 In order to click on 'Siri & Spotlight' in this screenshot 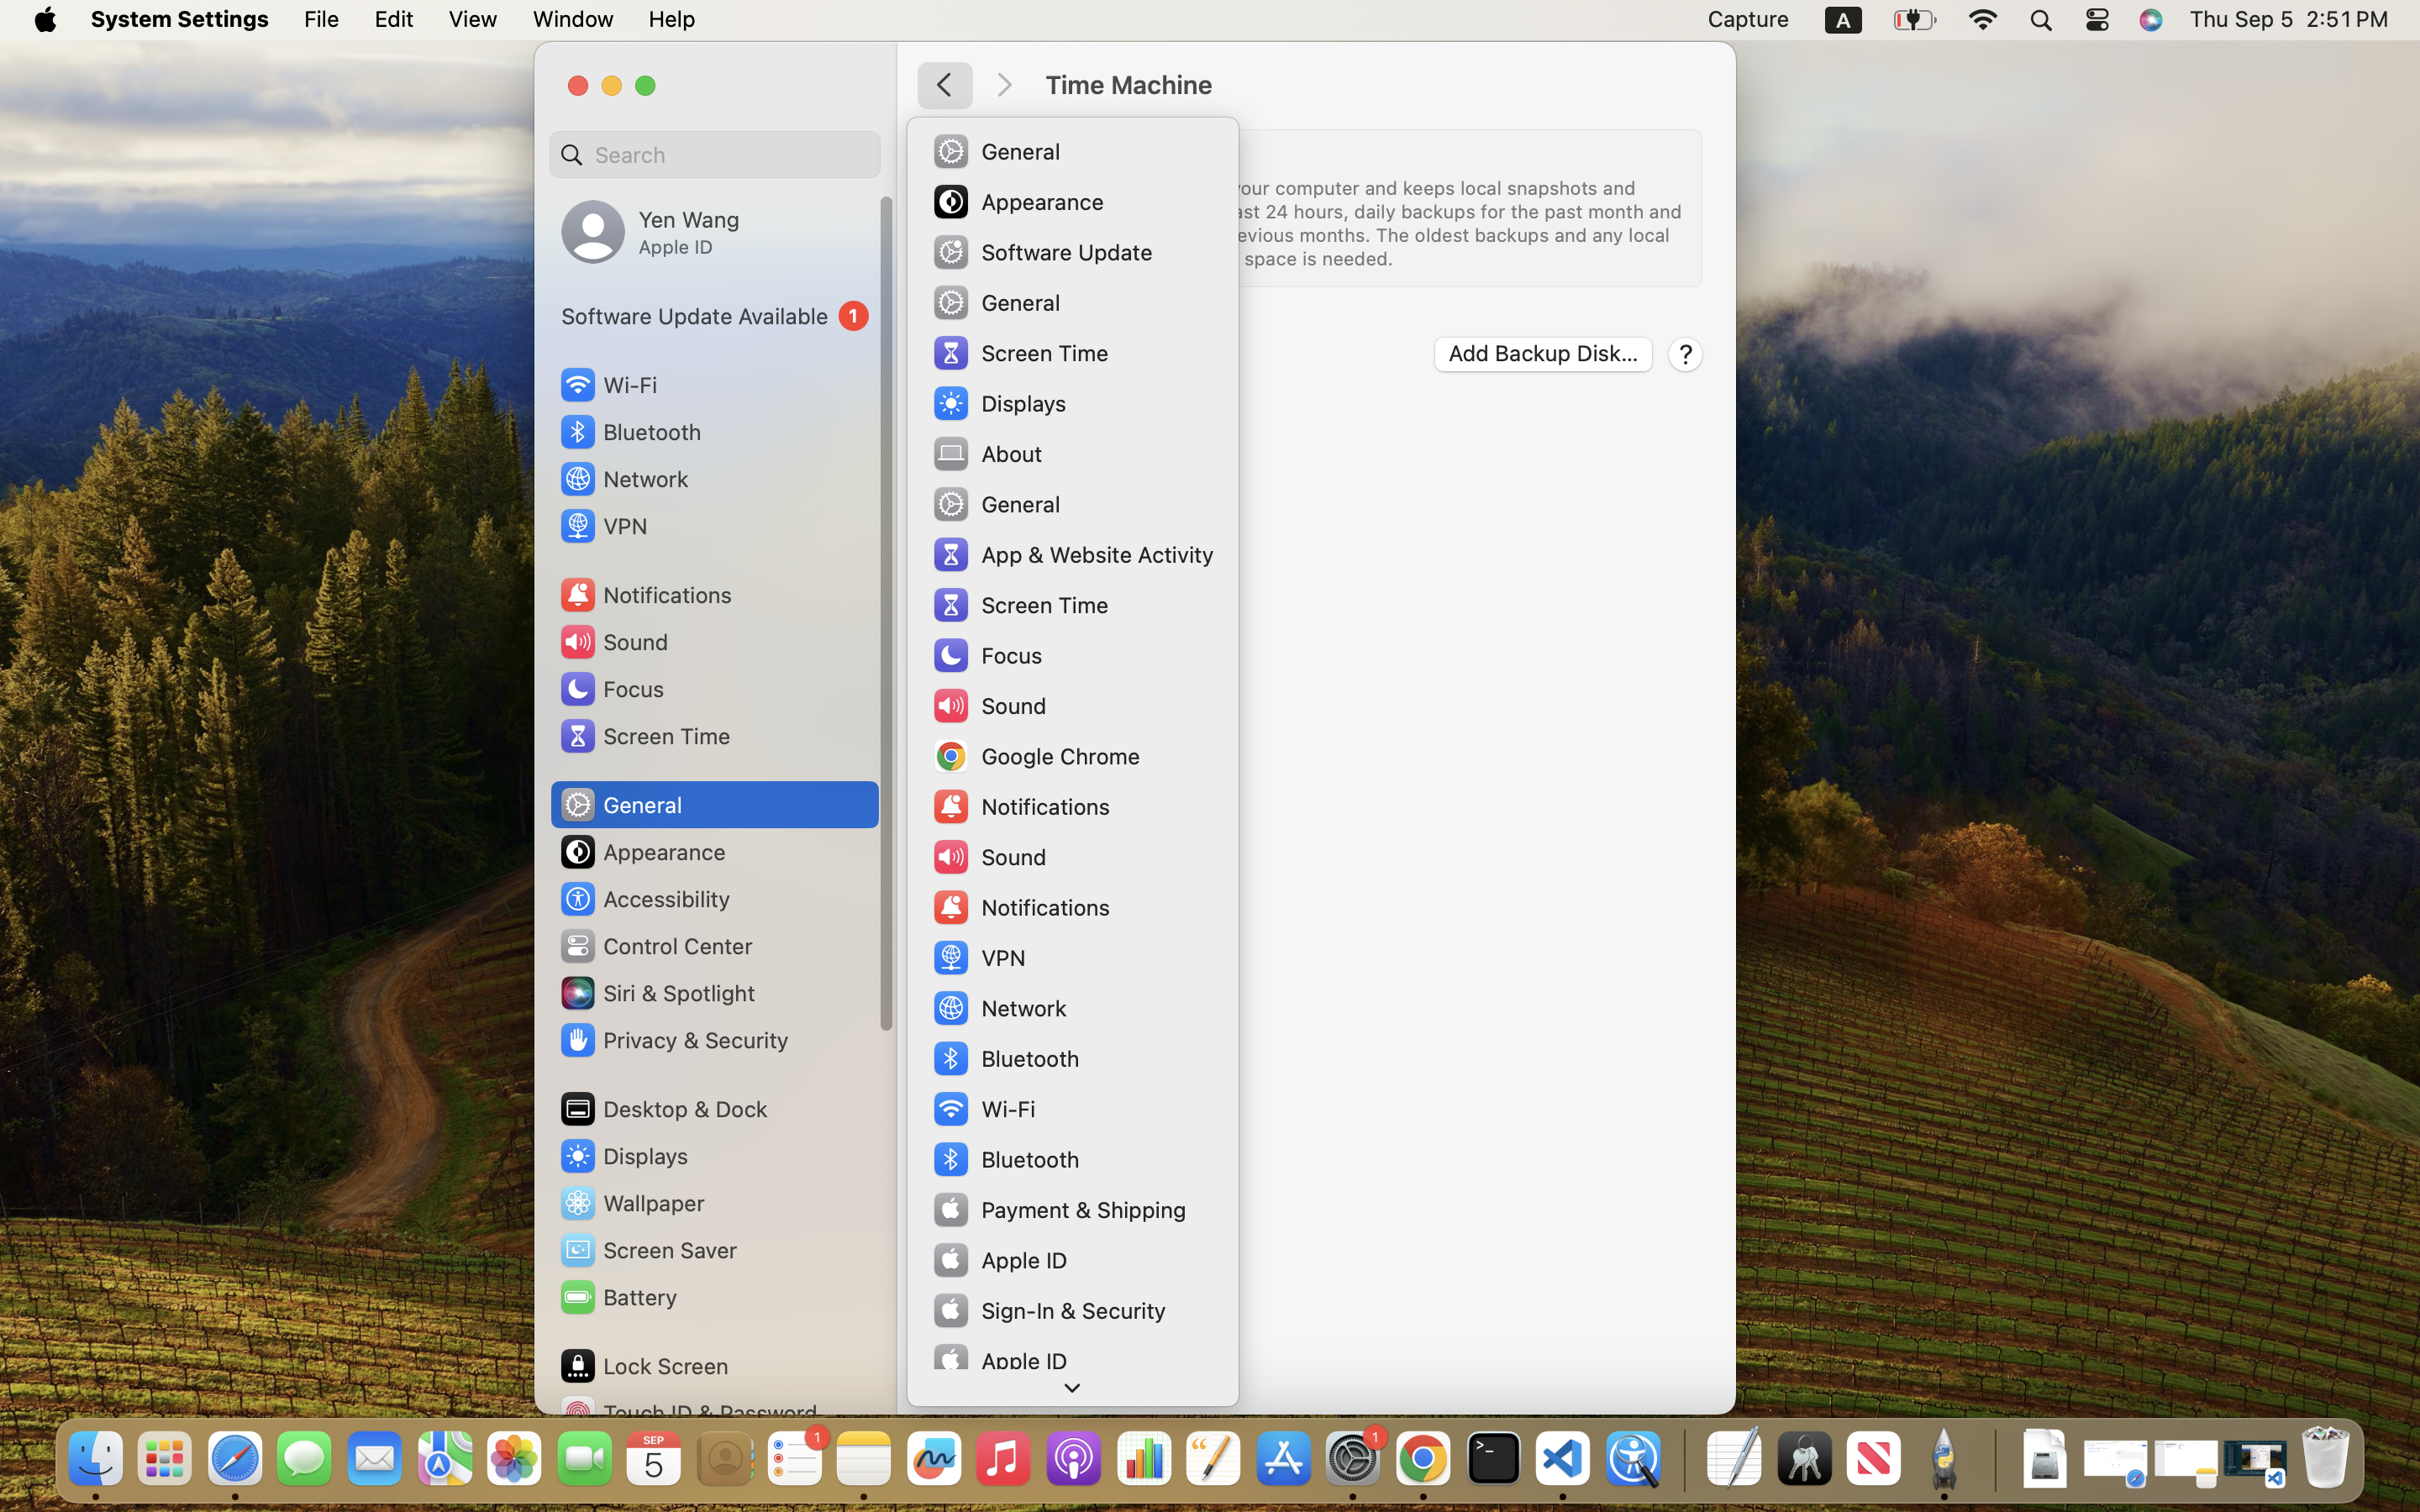, I will do `click(655, 992)`.